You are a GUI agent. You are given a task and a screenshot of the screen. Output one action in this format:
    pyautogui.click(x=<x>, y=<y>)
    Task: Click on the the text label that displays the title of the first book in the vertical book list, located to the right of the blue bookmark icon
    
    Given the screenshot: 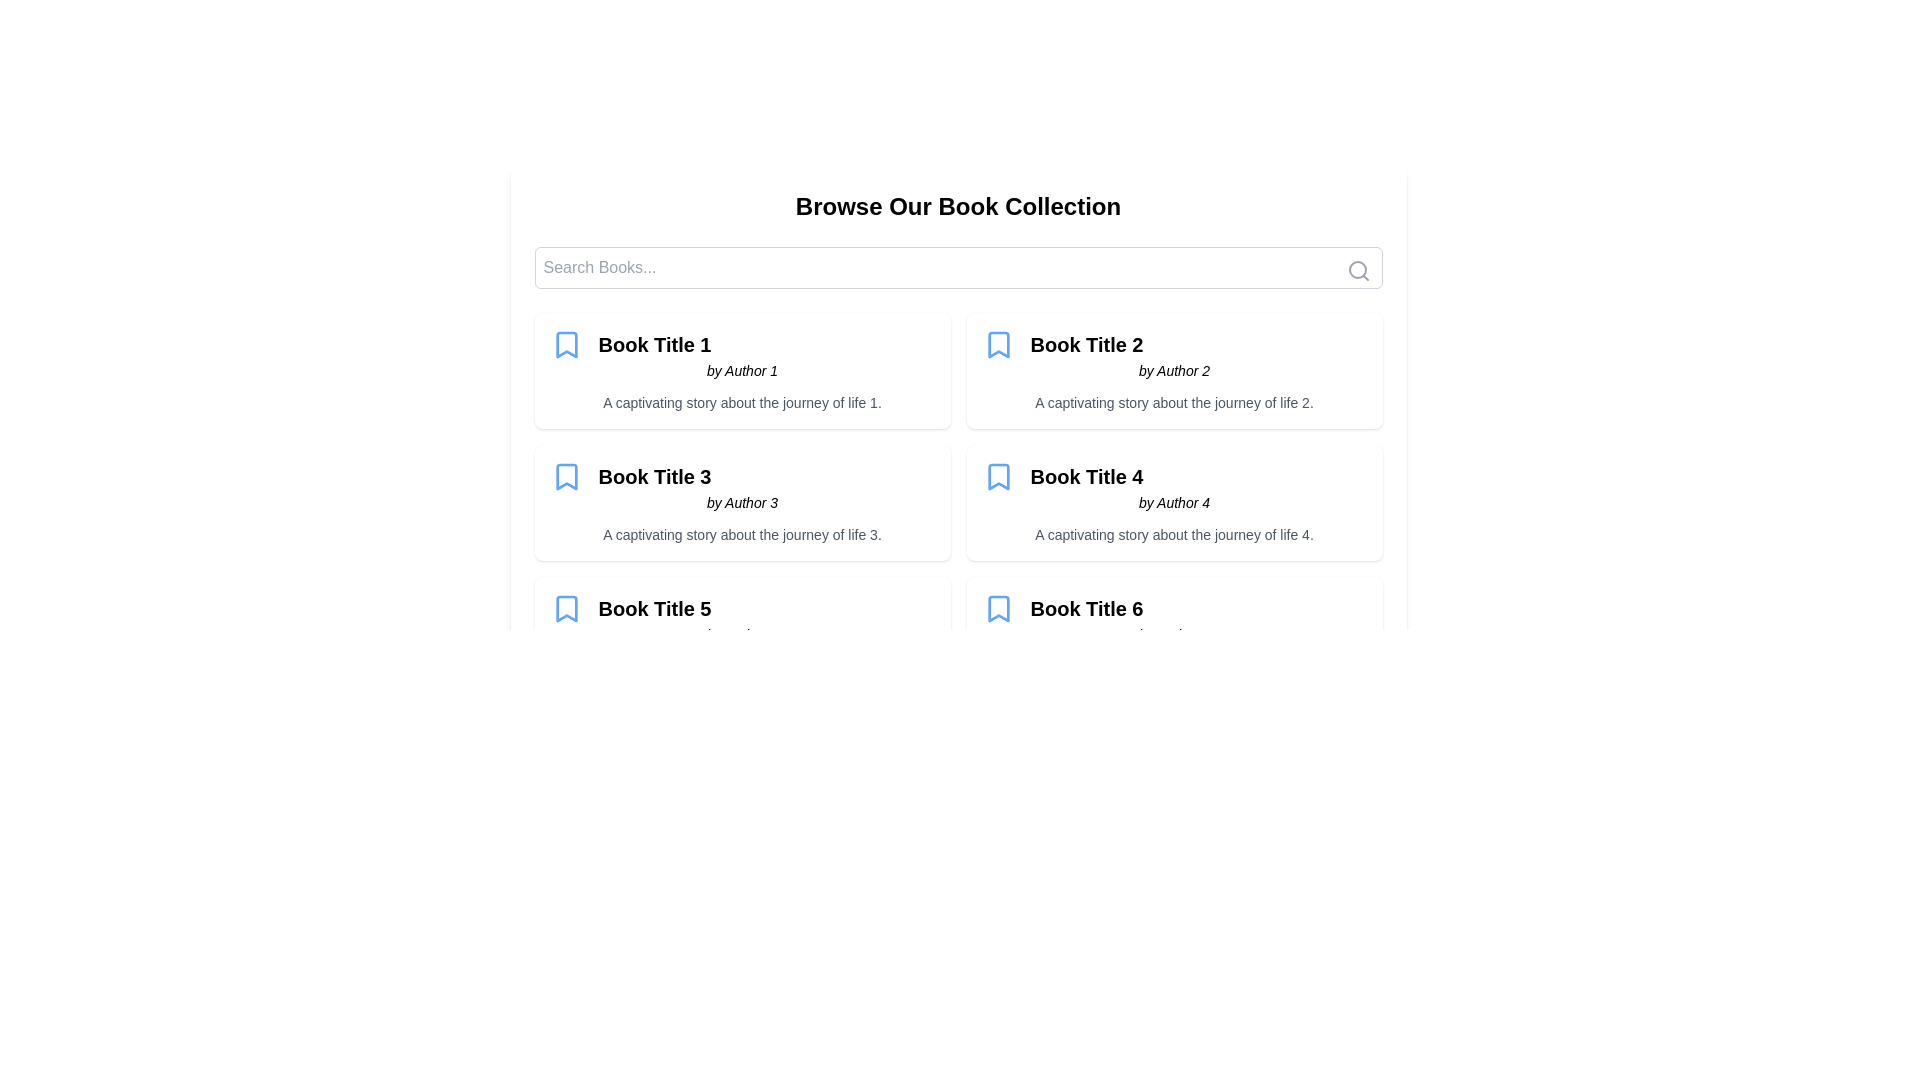 What is the action you would take?
    pyautogui.click(x=654, y=343)
    